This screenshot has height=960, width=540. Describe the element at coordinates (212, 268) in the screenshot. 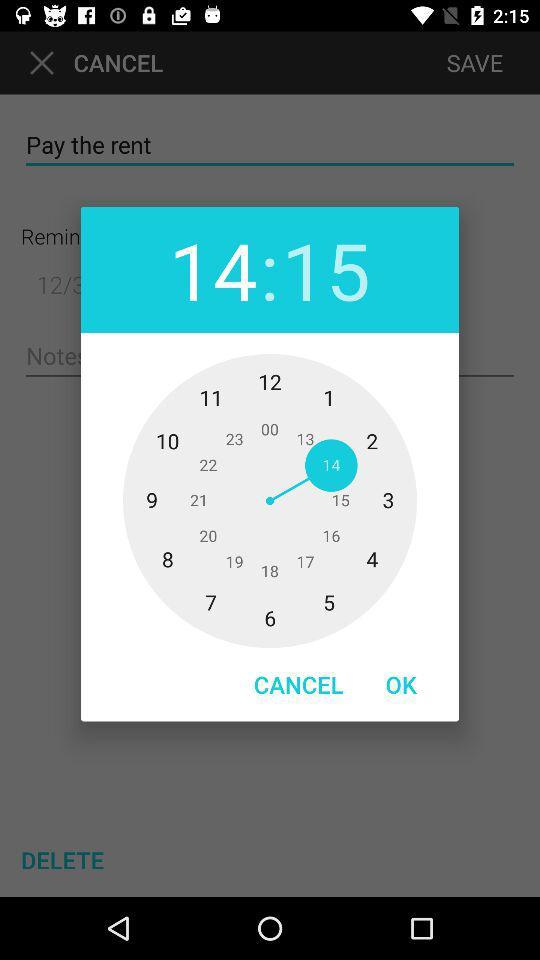

I see `the icon next to : item` at that location.